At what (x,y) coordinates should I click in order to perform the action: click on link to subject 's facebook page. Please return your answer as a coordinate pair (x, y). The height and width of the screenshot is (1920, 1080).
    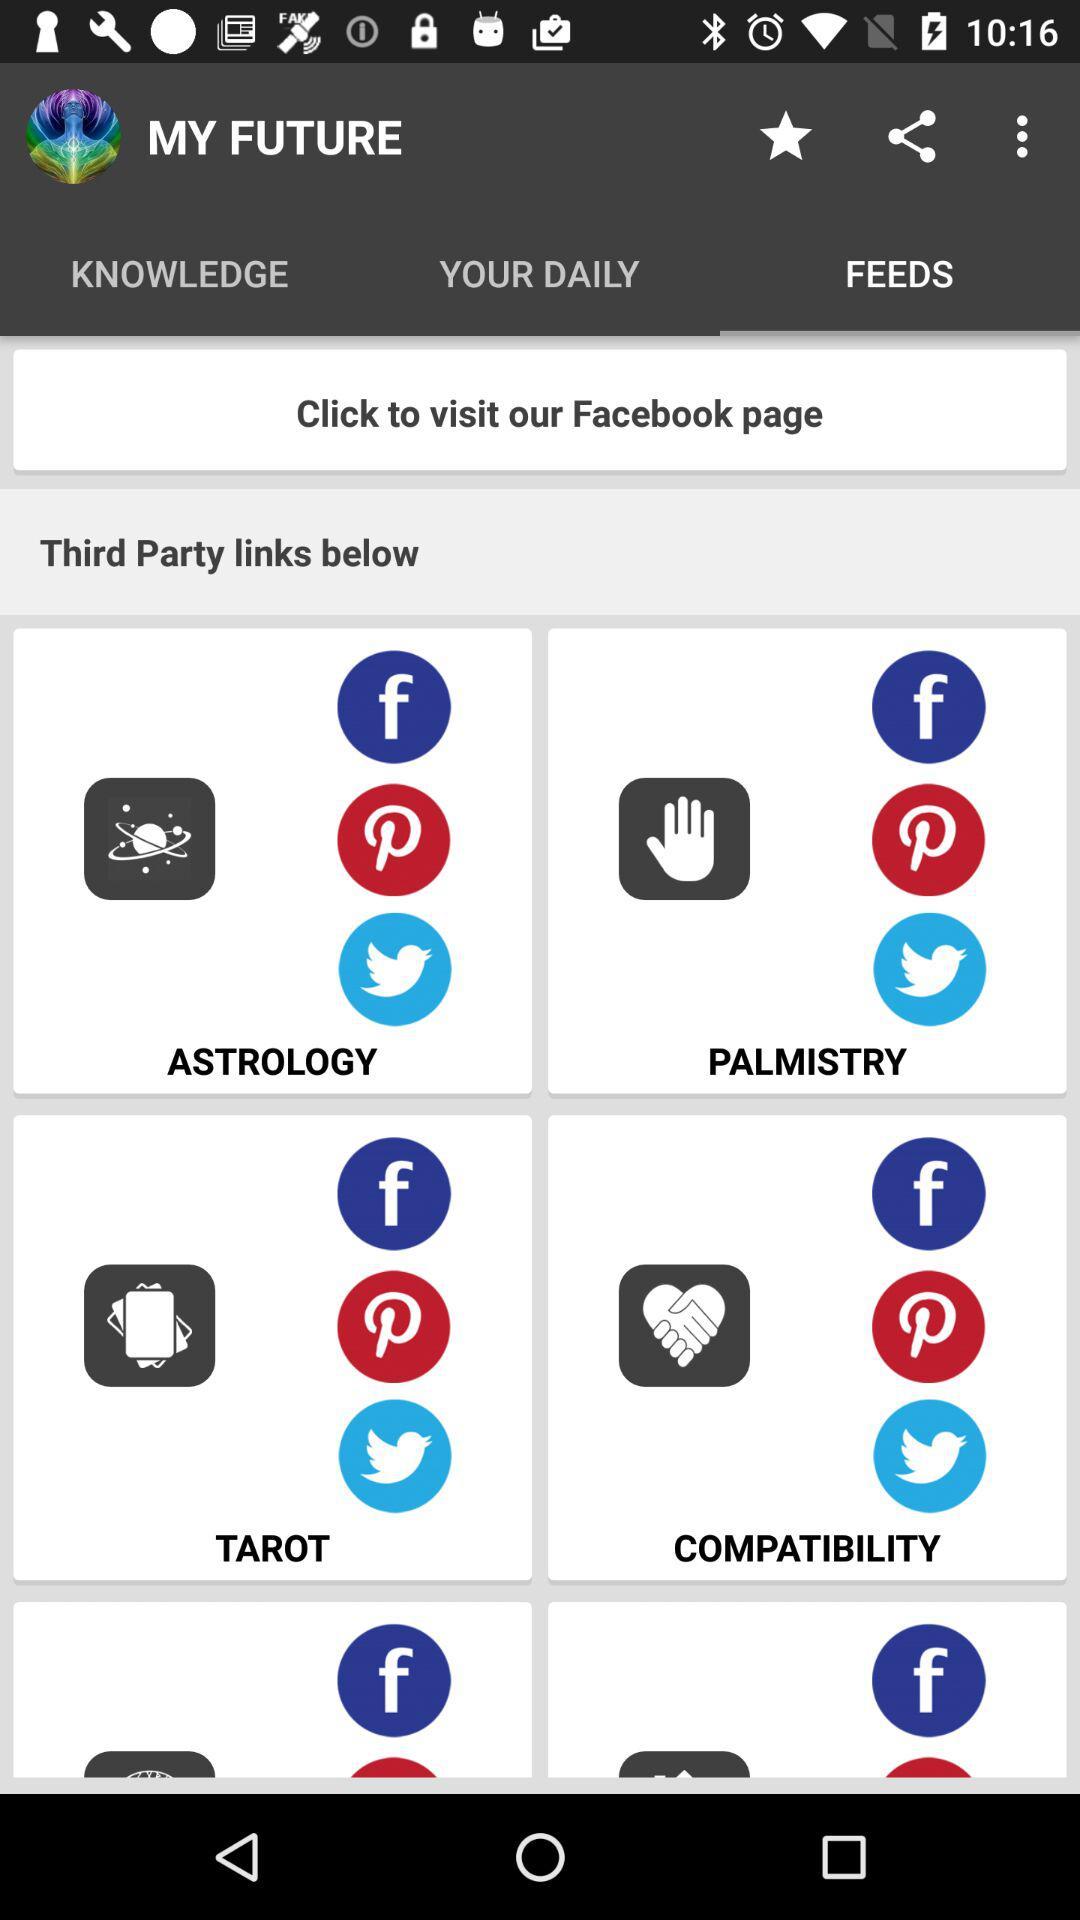
    Looking at the image, I should click on (394, 707).